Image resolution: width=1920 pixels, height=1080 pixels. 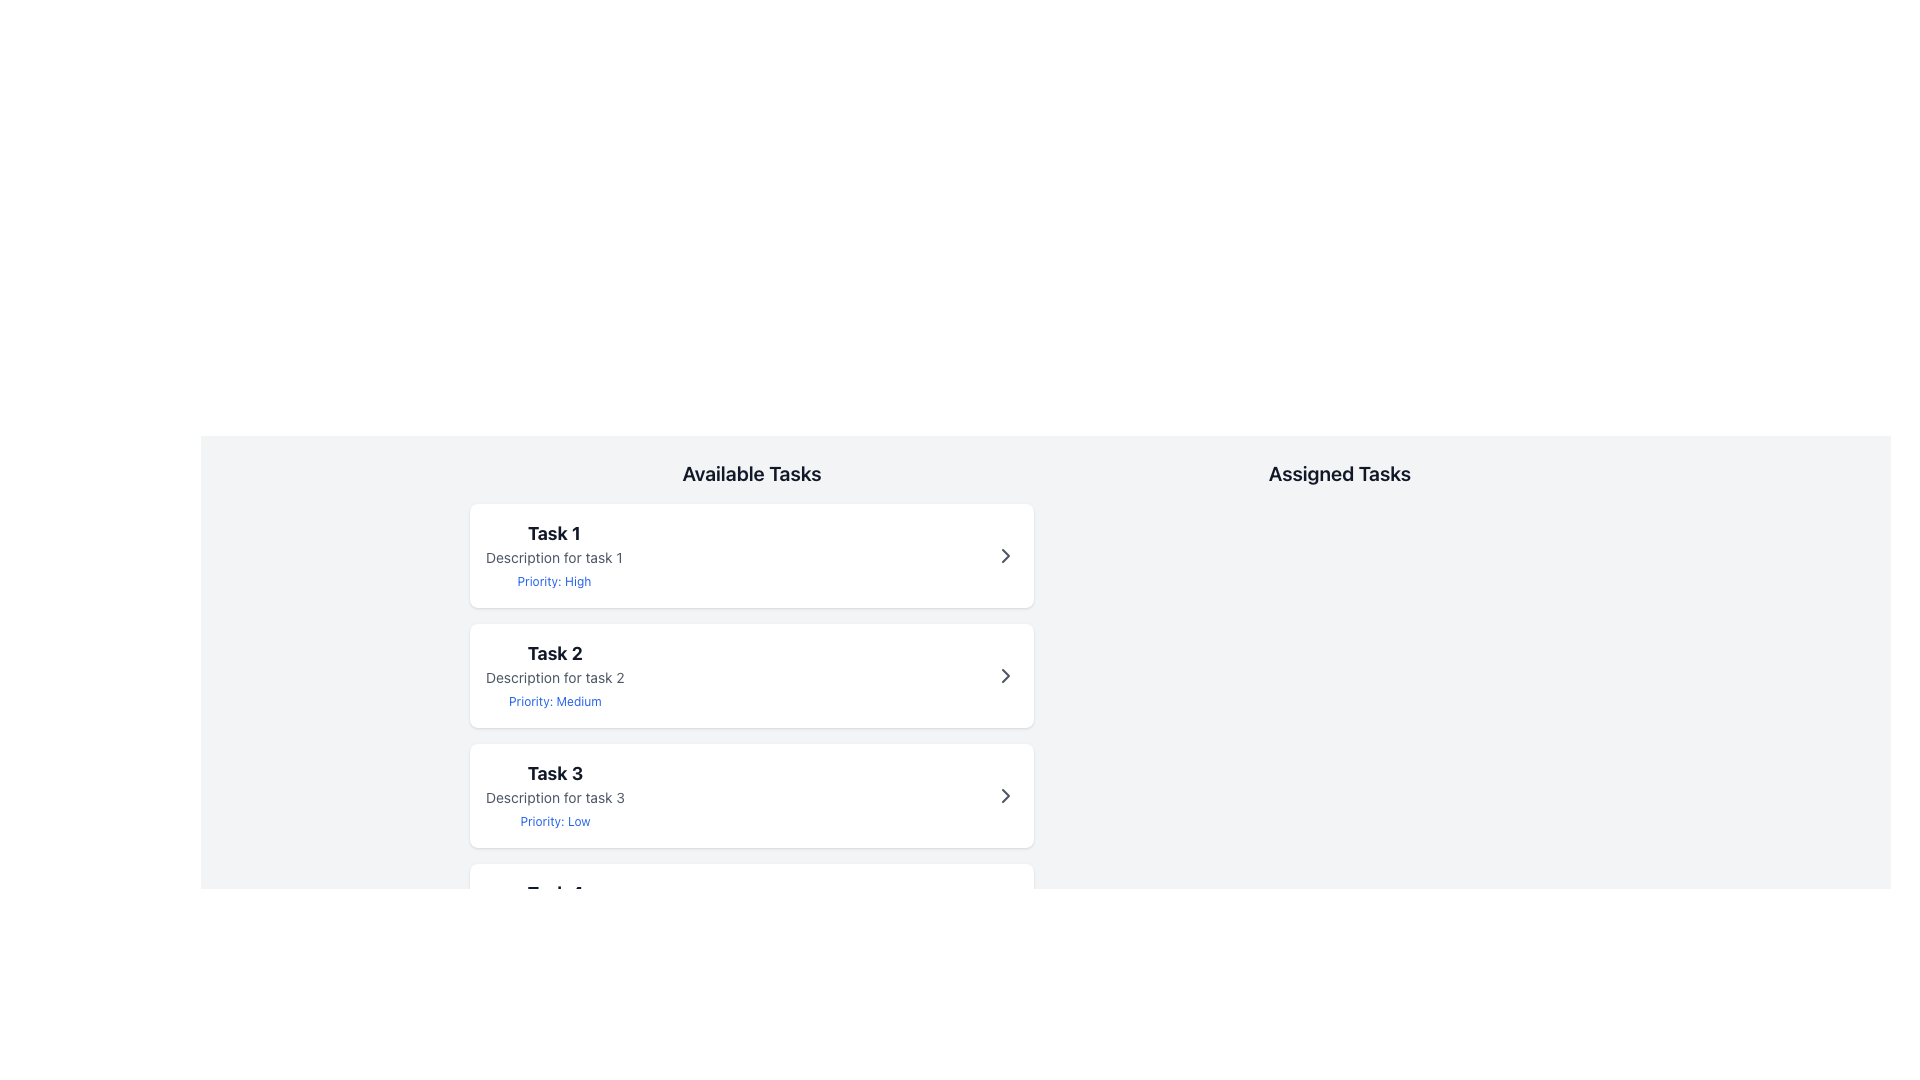 I want to click on the title text label for Task 1, which is the first and distinct title element within the 'Available Tasks' column, so click(x=554, y=532).